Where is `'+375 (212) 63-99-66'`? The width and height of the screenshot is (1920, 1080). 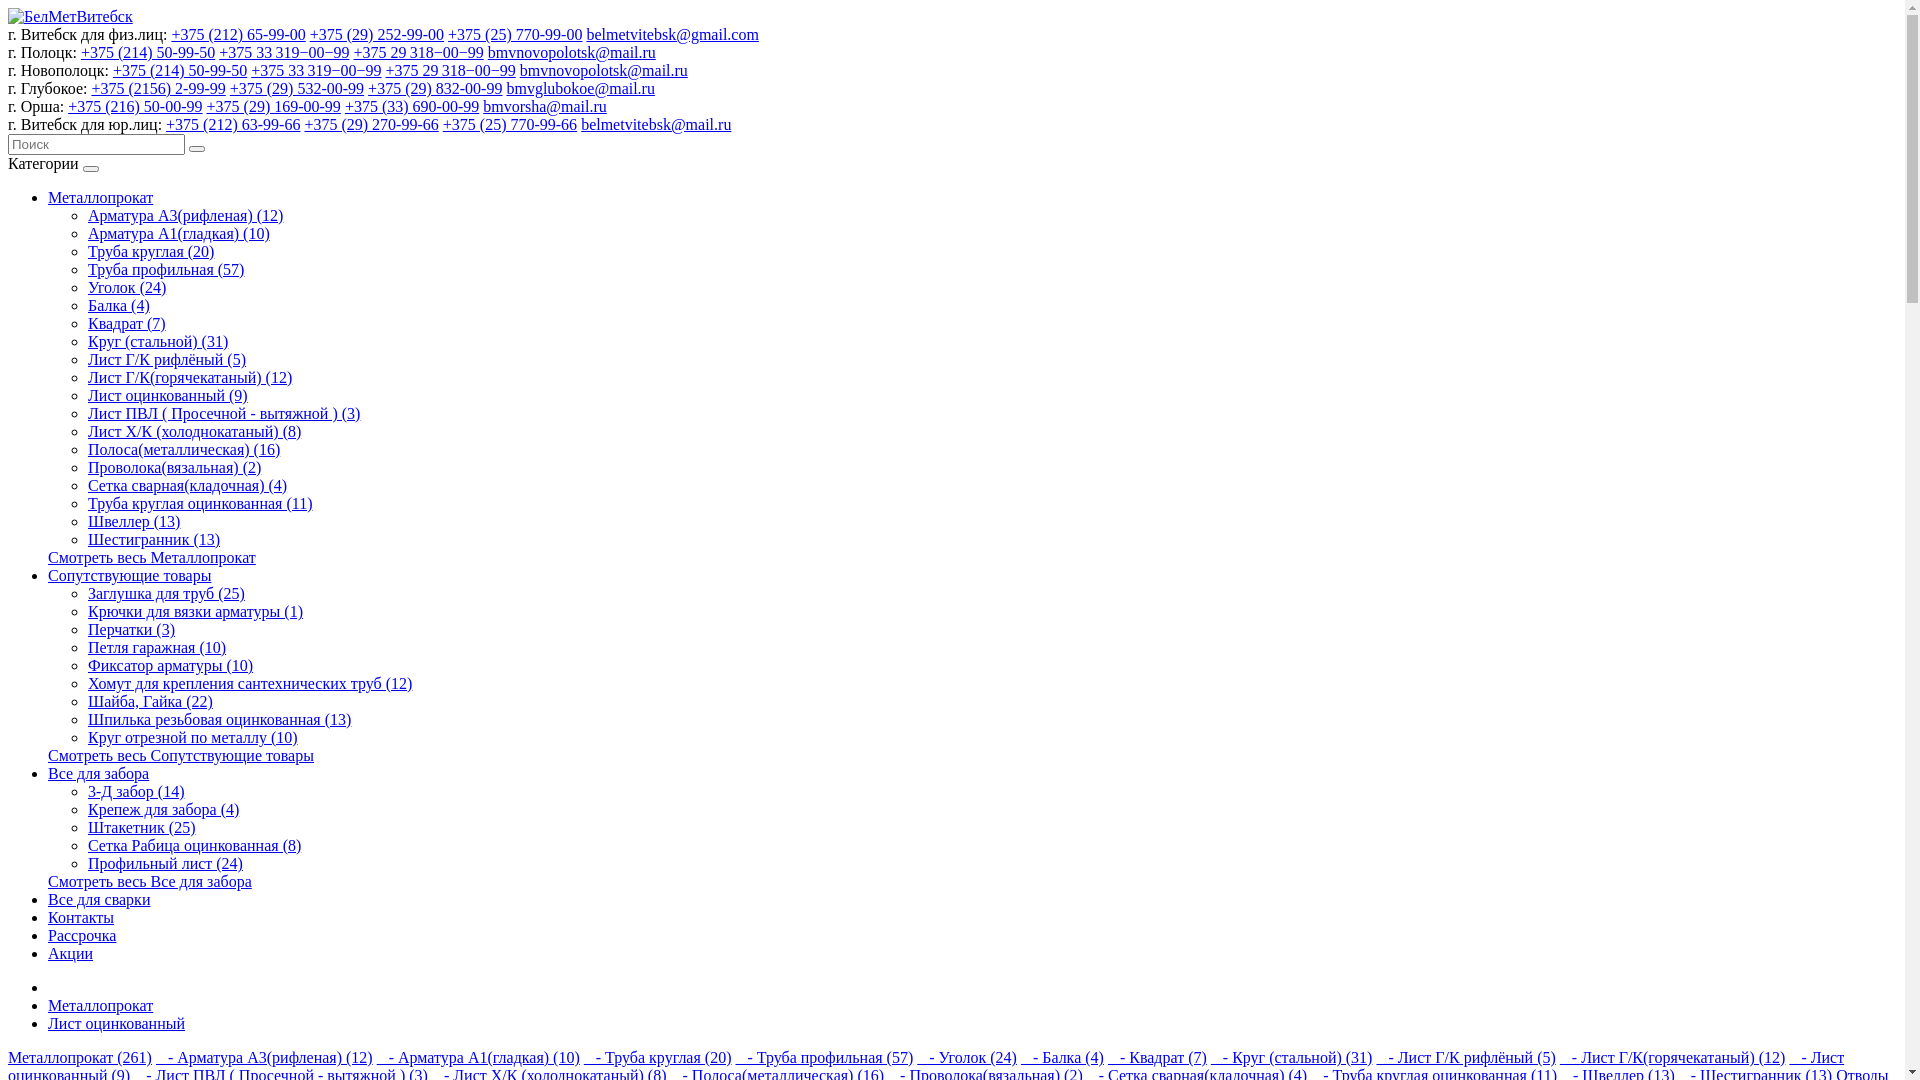 '+375 (212) 63-99-66' is located at coordinates (233, 124).